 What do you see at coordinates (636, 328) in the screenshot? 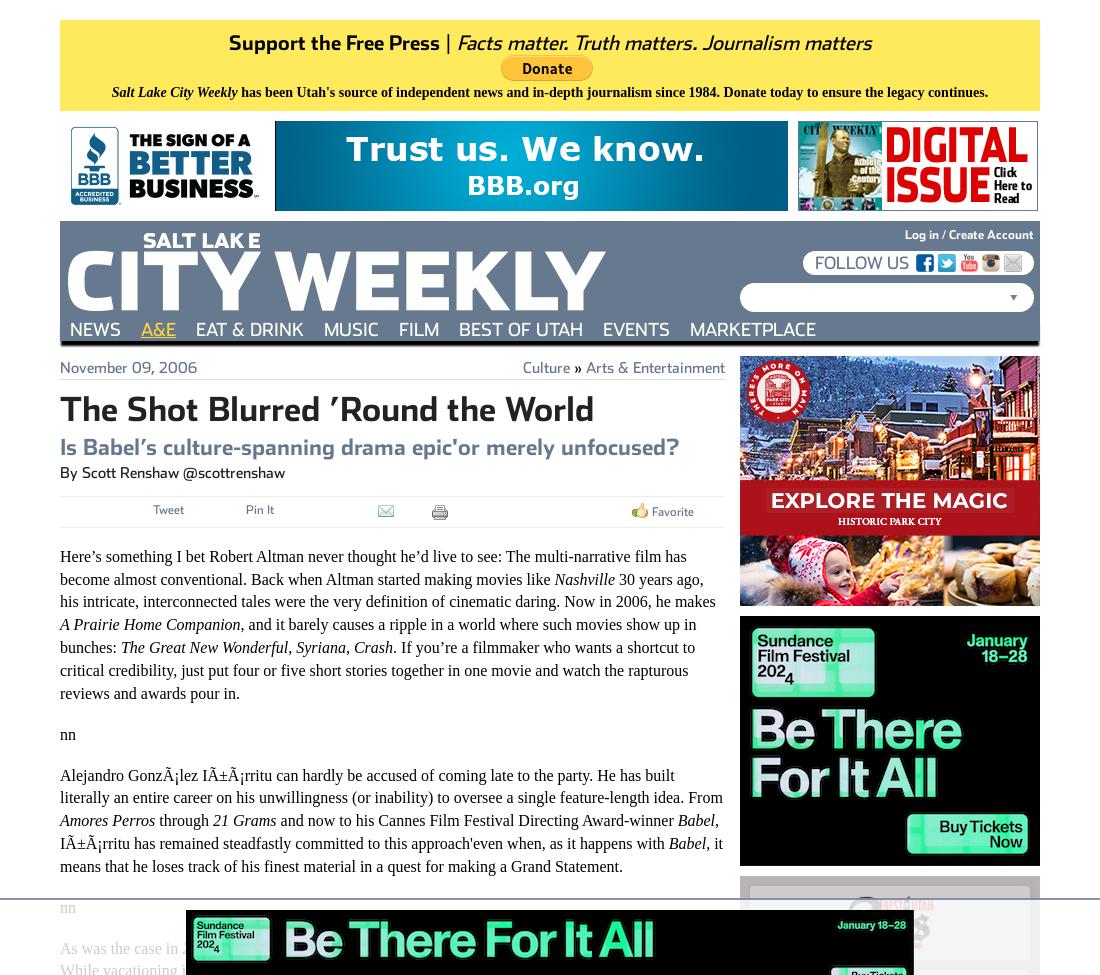
I see `'Events'` at bounding box center [636, 328].